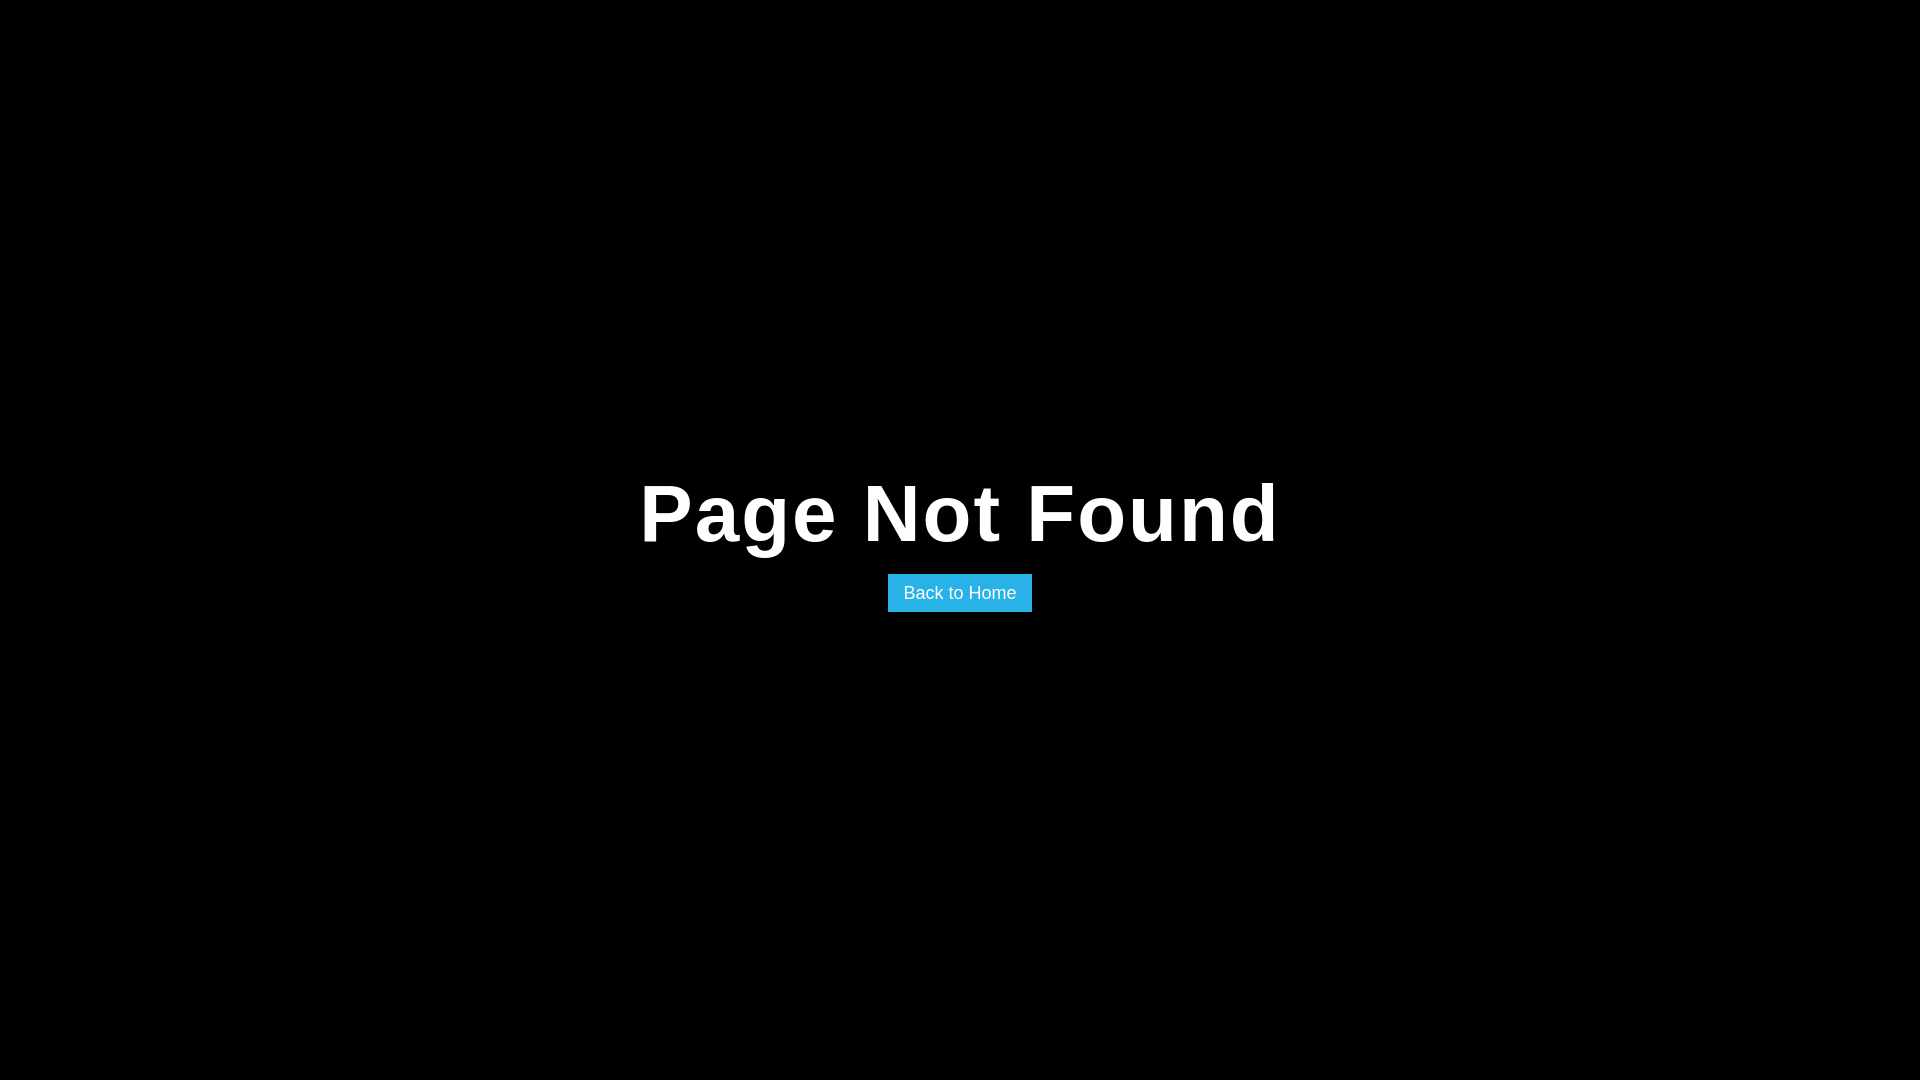 The height and width of the screenshot is (1080, 1920). What do you see at coordinates (958, 592) in the screenshot?
I see `'Back to Home'` at bounding box center [958, 592].